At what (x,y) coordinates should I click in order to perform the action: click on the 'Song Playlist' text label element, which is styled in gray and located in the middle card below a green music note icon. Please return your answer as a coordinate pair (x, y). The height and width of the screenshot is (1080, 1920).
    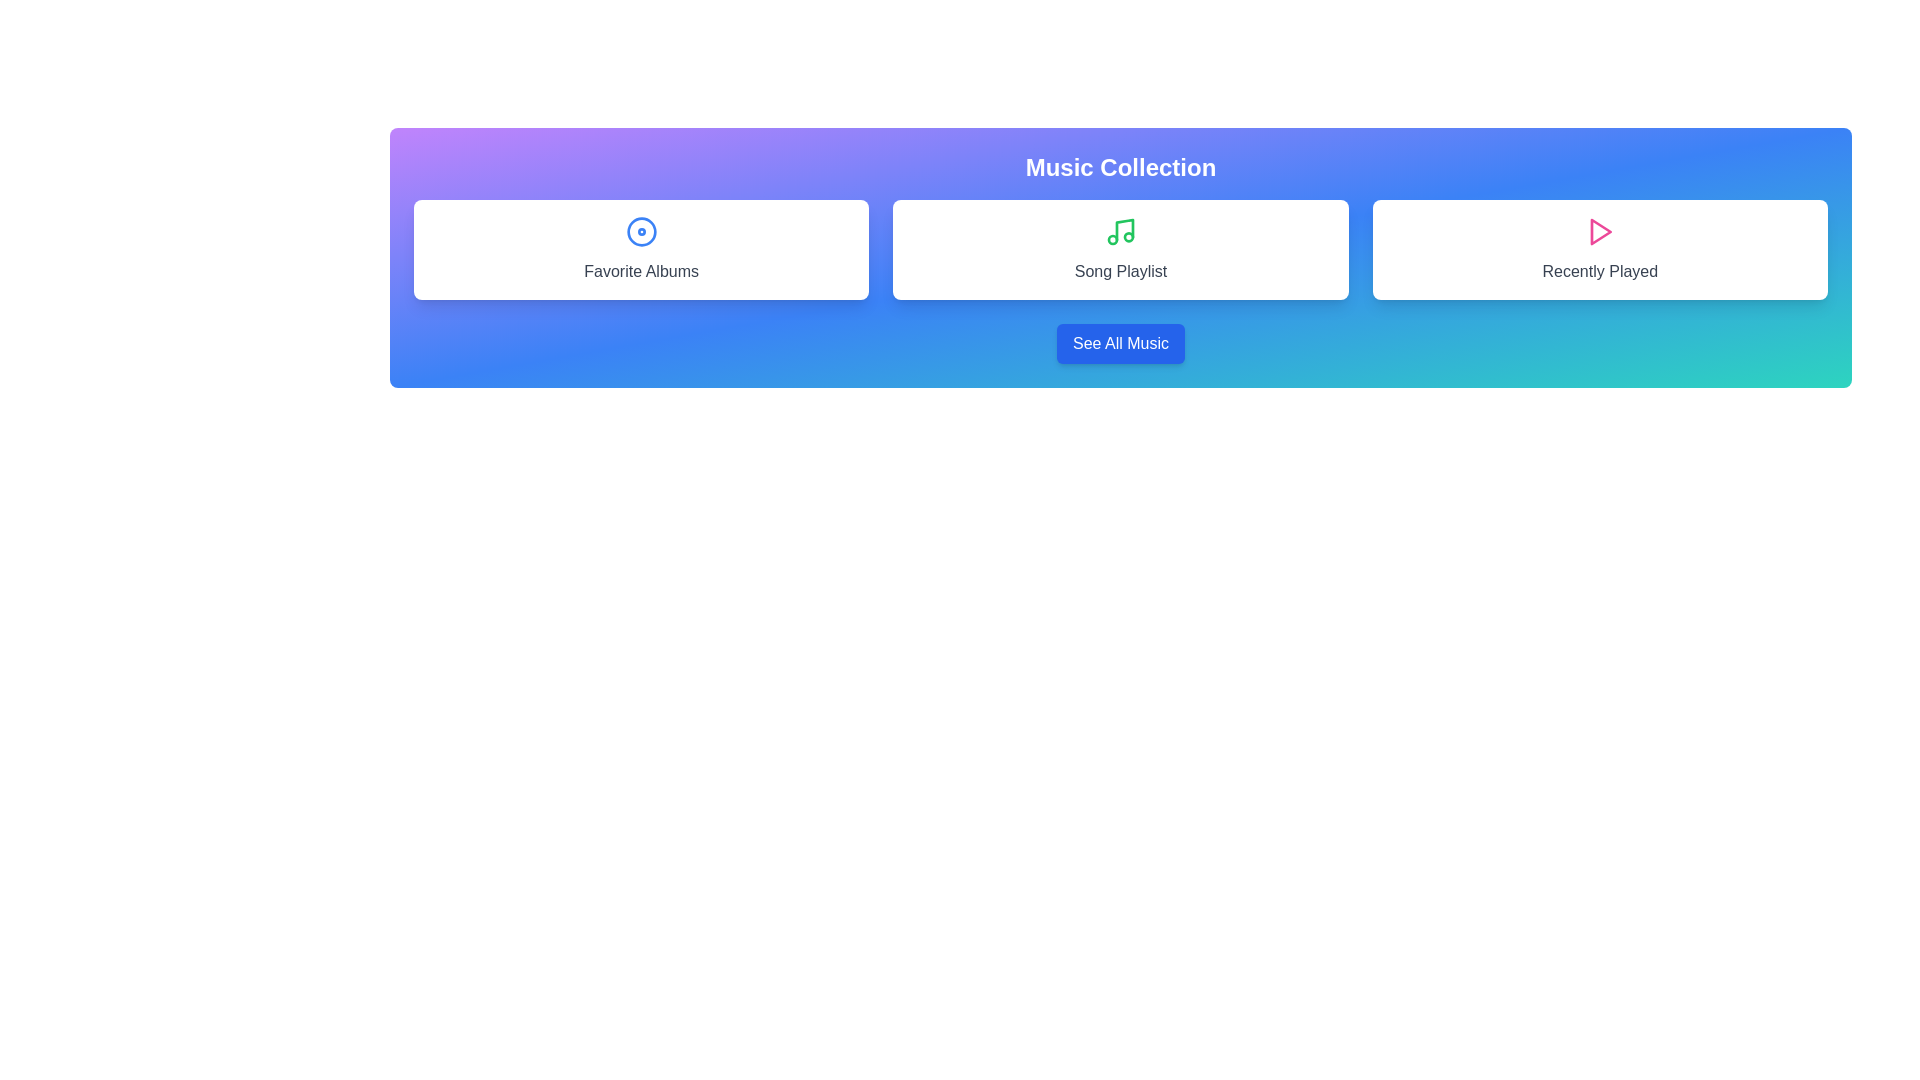
    Looking at the image, I should click on (1120, 272).